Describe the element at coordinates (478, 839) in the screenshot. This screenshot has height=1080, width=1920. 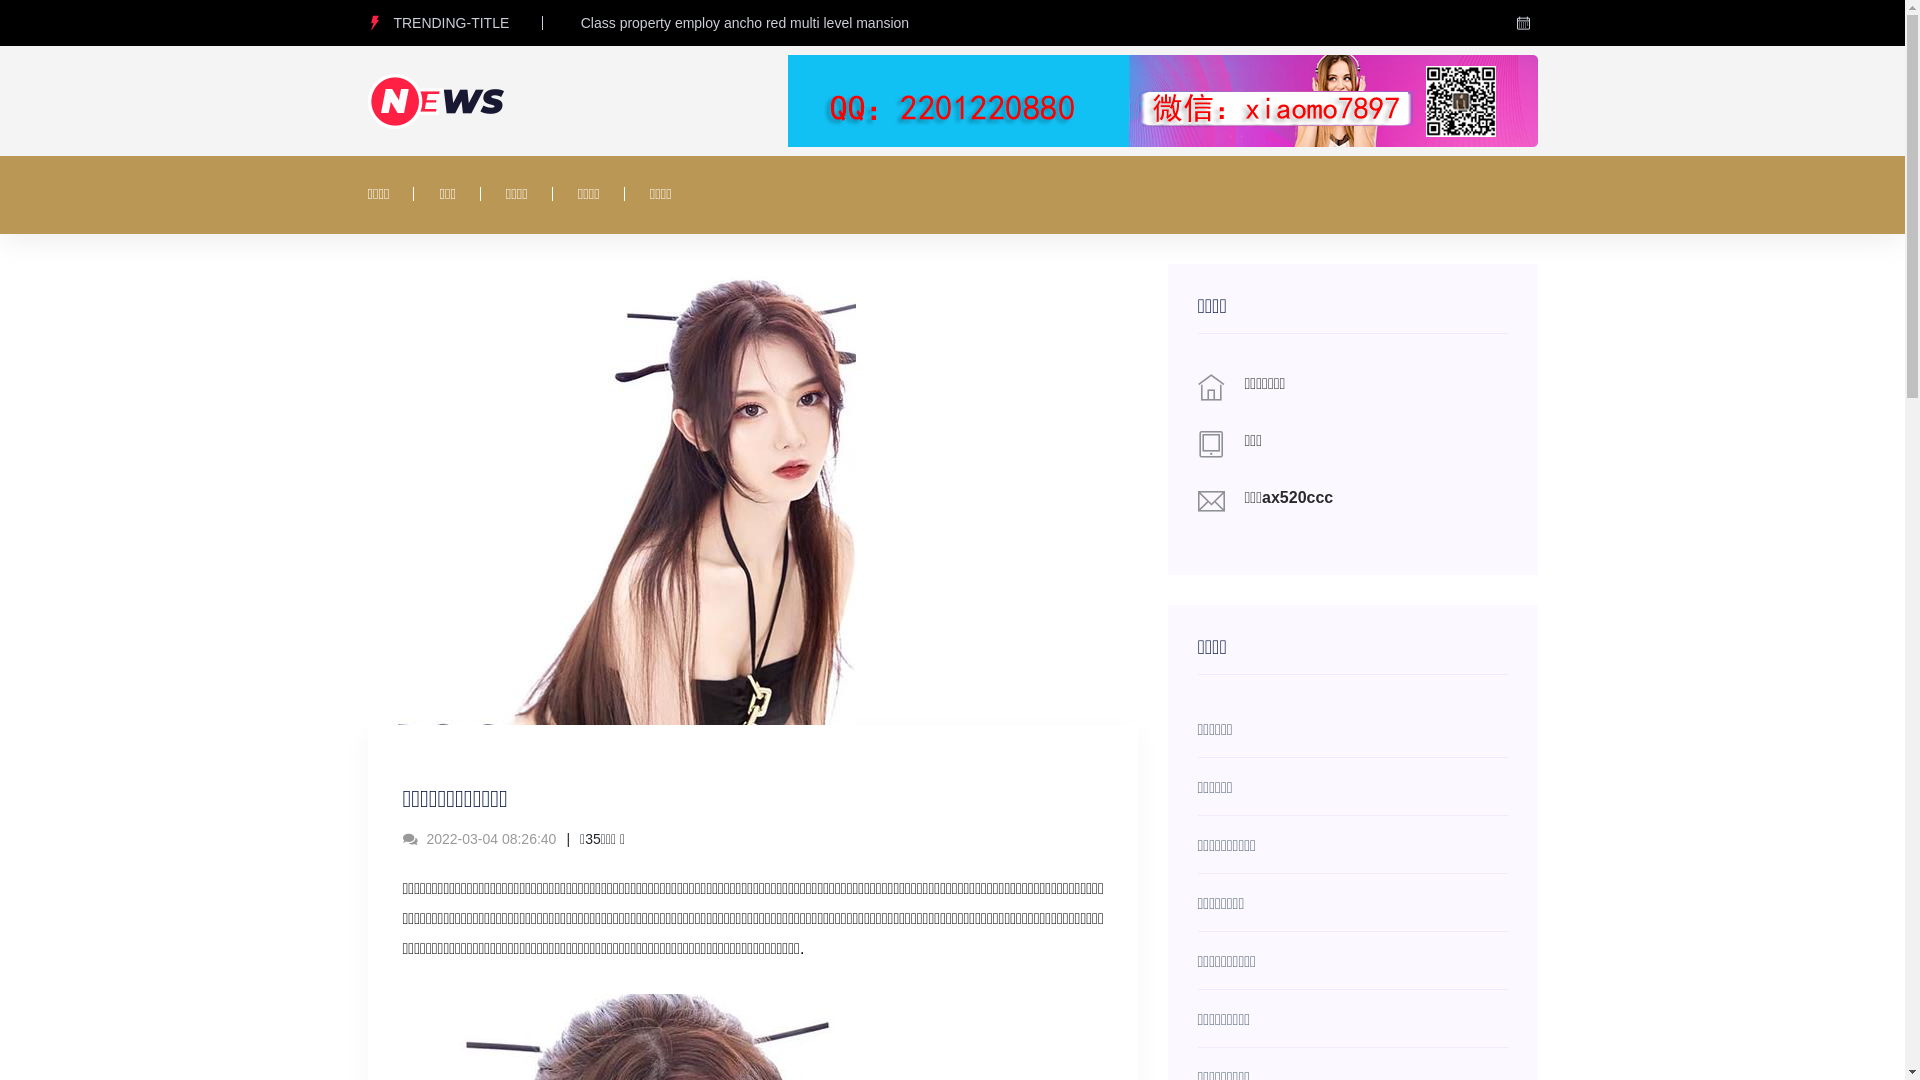
I see `'2022-03-04 08:26:40'` at that location.